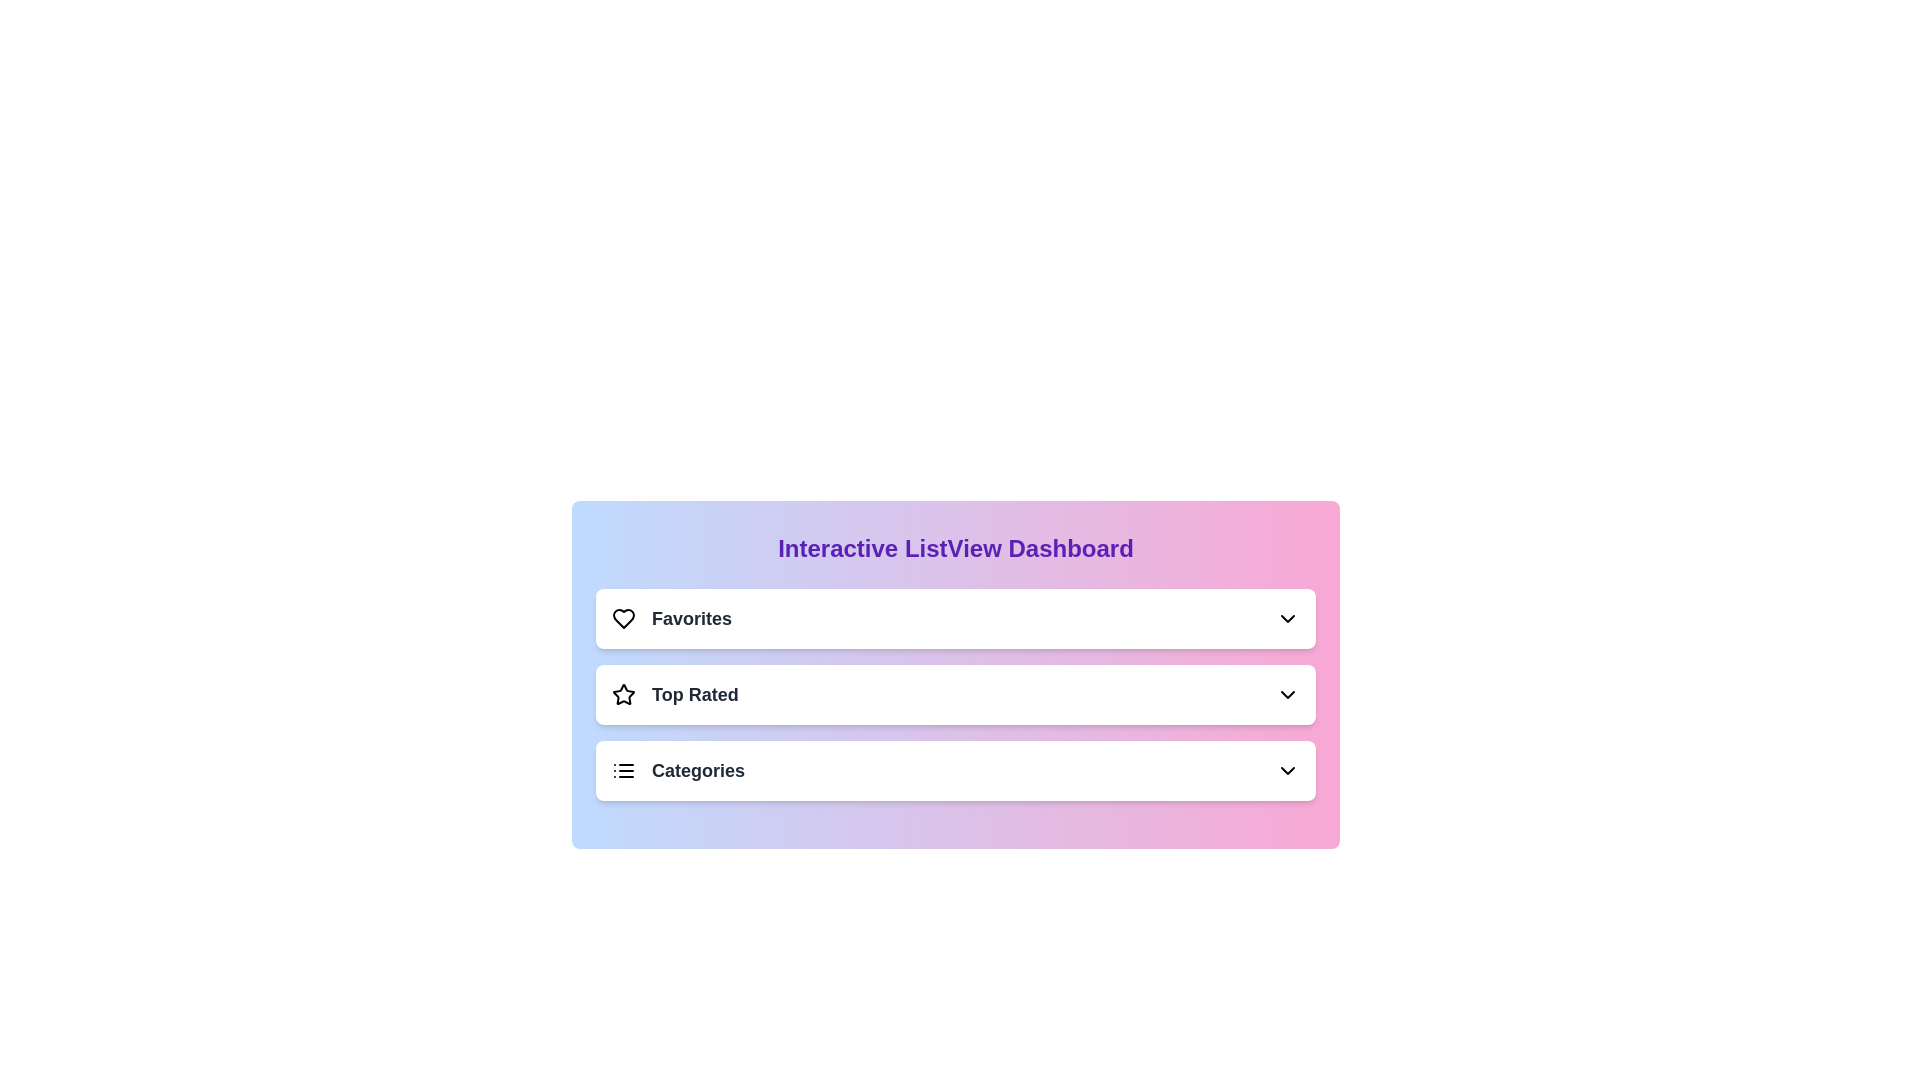 Image resolution: width=1920 pixels, height=1080 pixels. I want to click on the heading text 'Interactive ListView Dashboard', so click(954, 548).